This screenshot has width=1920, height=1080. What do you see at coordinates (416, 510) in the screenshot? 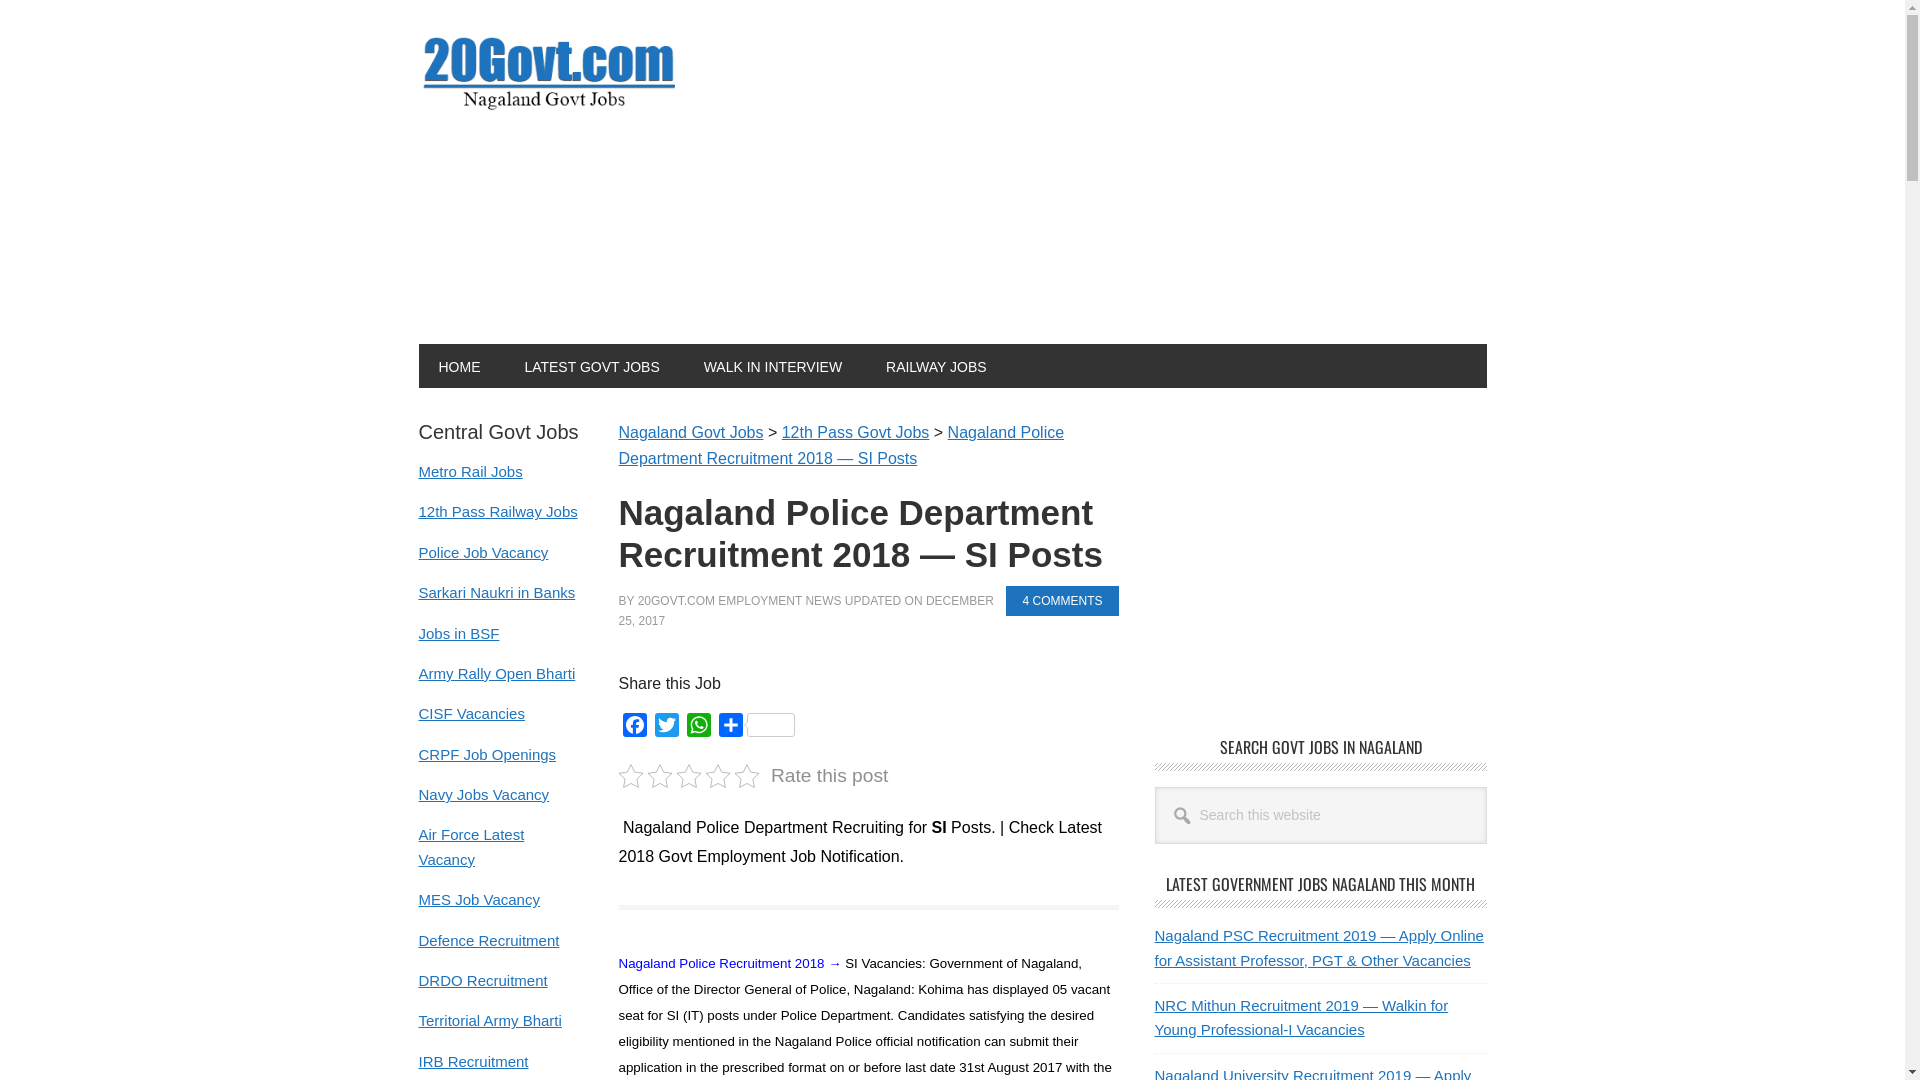
I see `'12th Pass Railway Jobs'` at bounding box center [416, 510].